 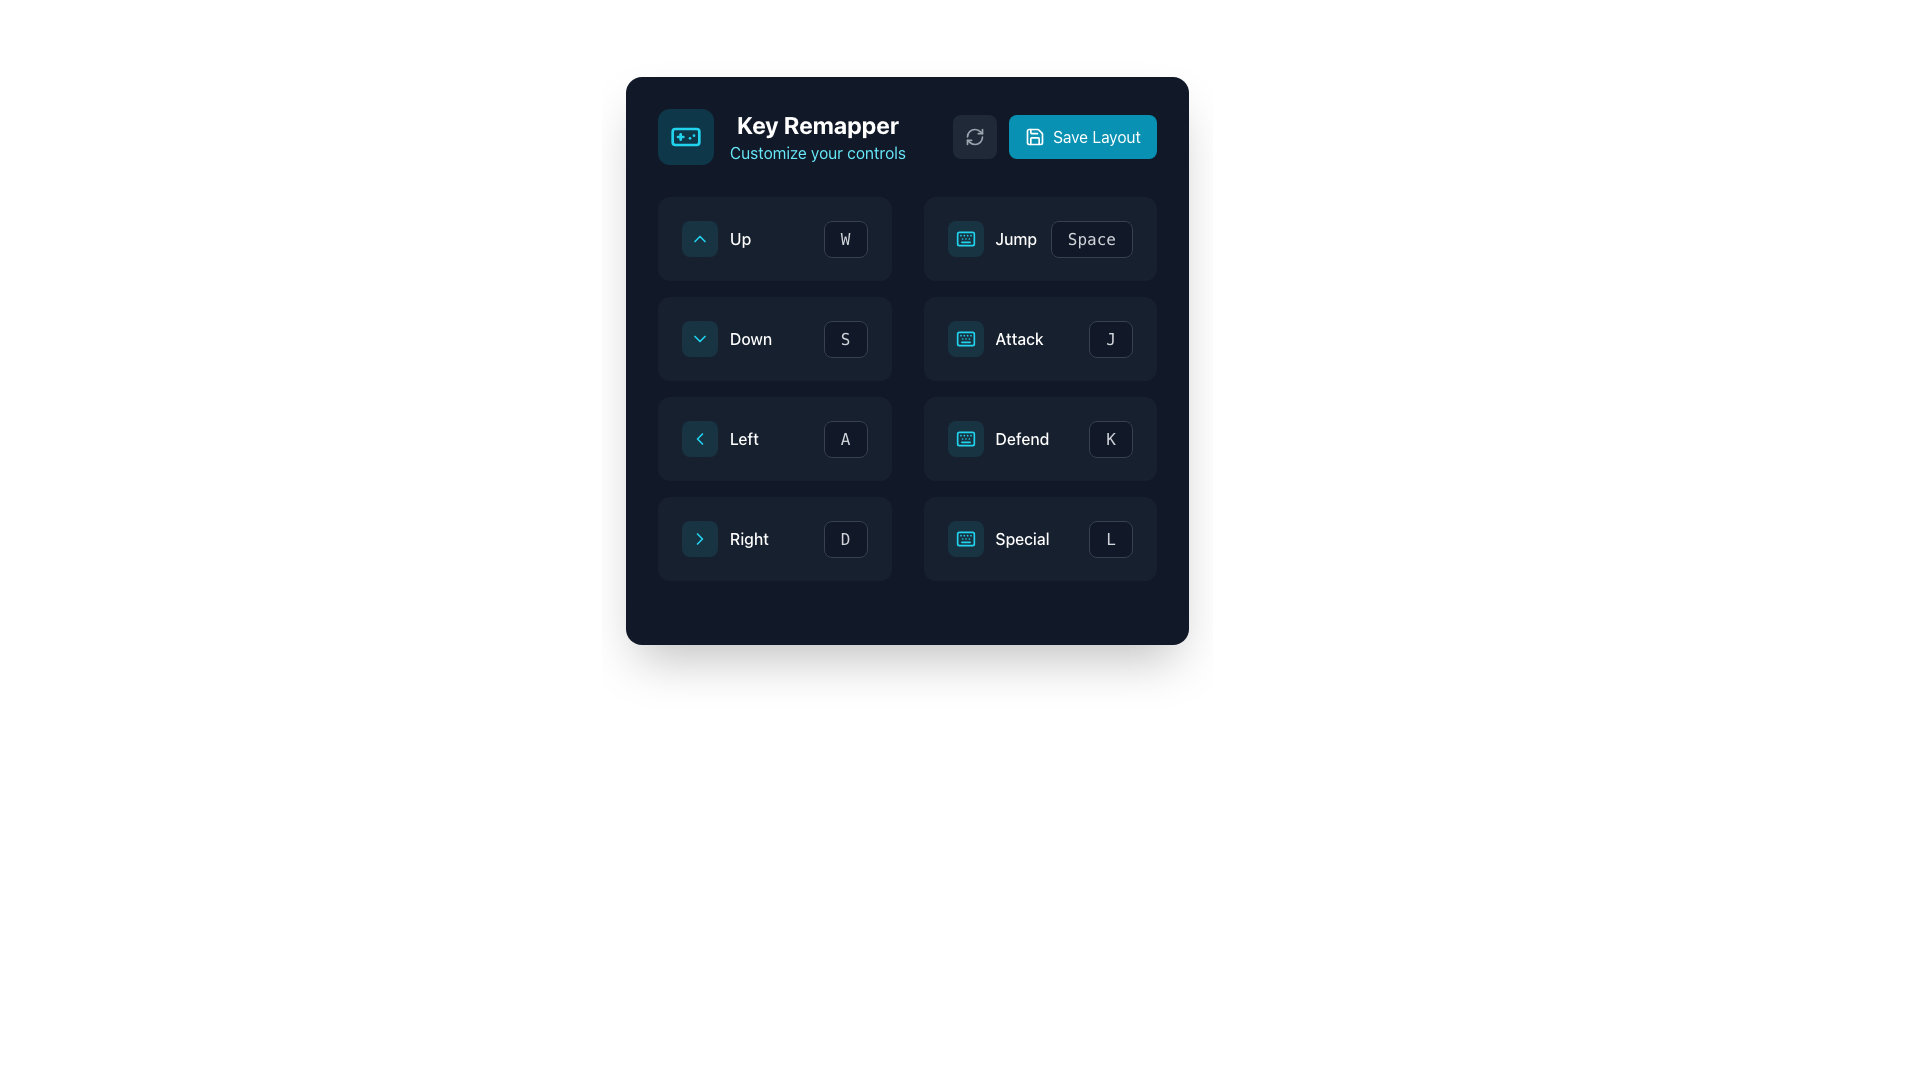 What do you see at coordinates (965, 238) in the screenshot?
I see `small SVG rectangle with rounded corners, styled in a dark color, located centrally within the keyboard icon group in the top-right corner of the interface for debugging` at bounding box center [965, 238].